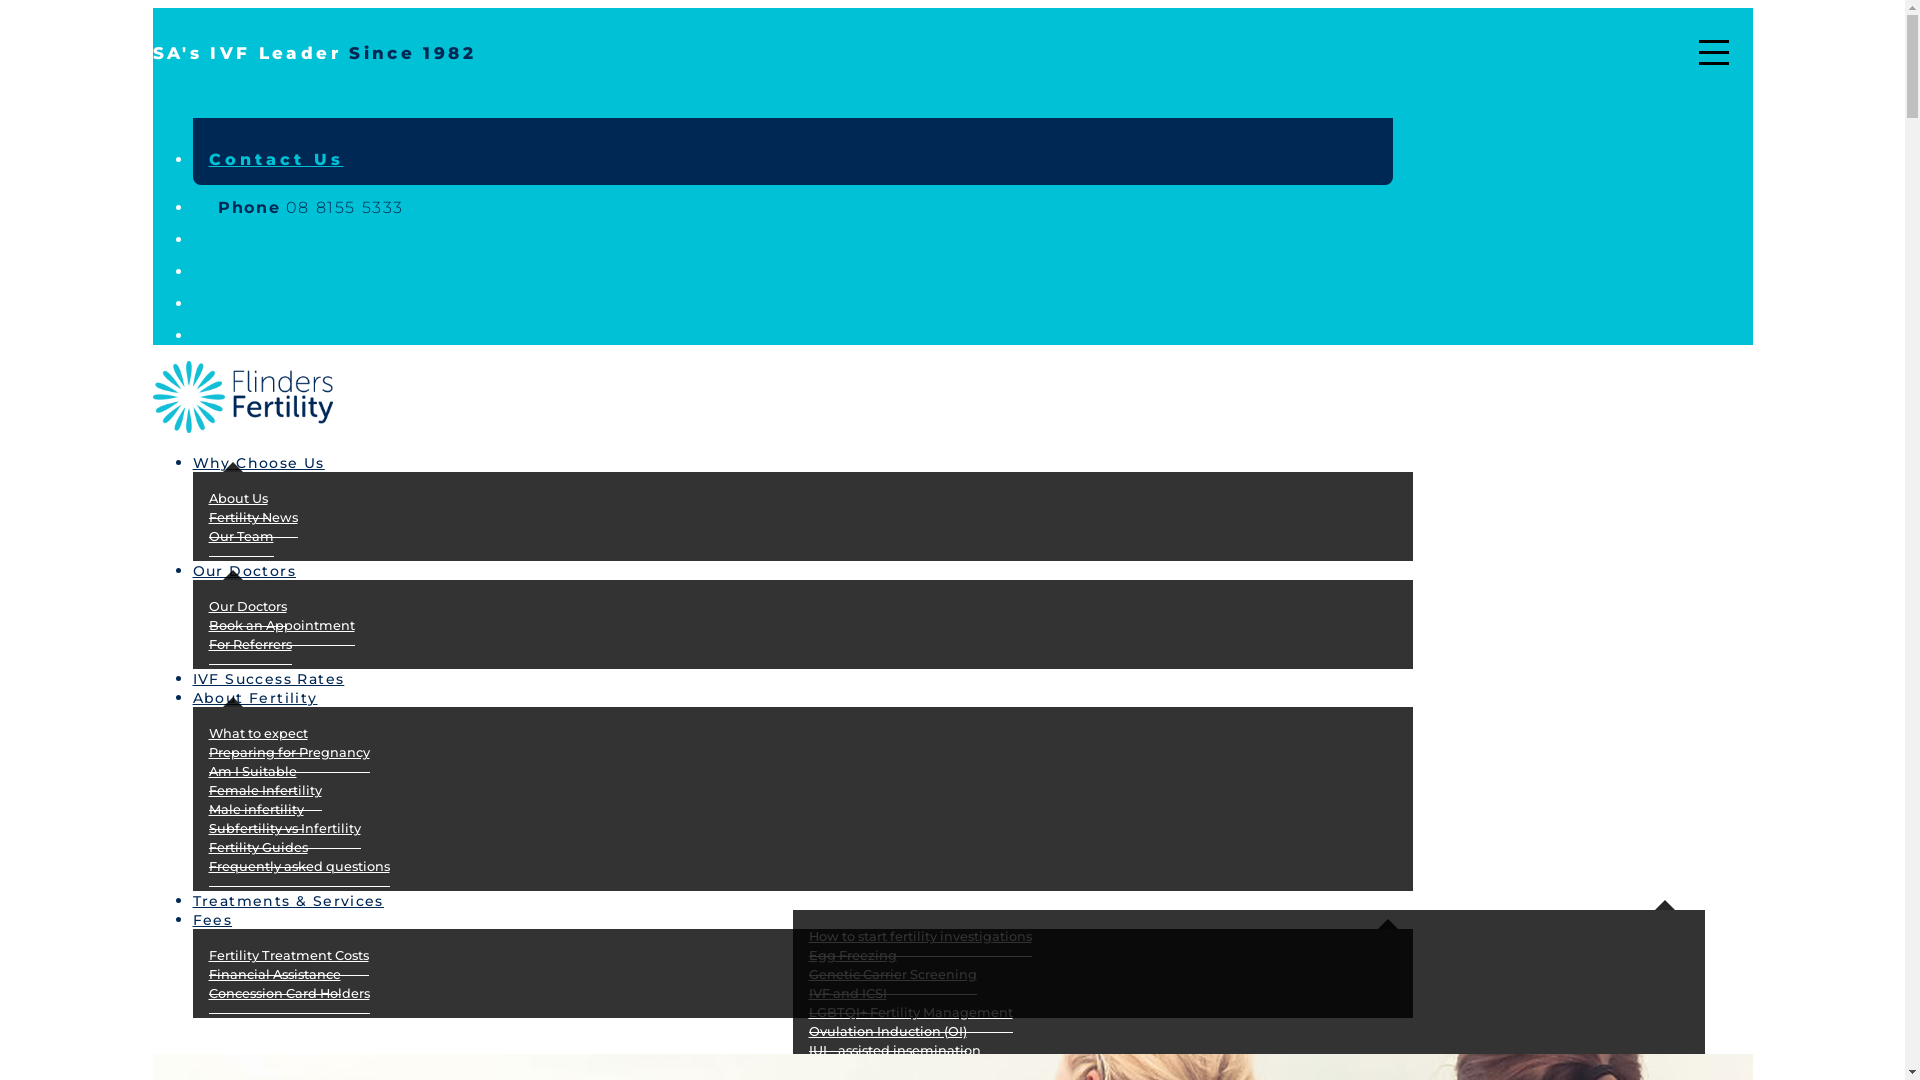 Image resolution: width=1920 pixels, height=1080 pixels. Describe the element at coordinates (240, 535) in the screenshot. I see `'Our Team'` at that location.